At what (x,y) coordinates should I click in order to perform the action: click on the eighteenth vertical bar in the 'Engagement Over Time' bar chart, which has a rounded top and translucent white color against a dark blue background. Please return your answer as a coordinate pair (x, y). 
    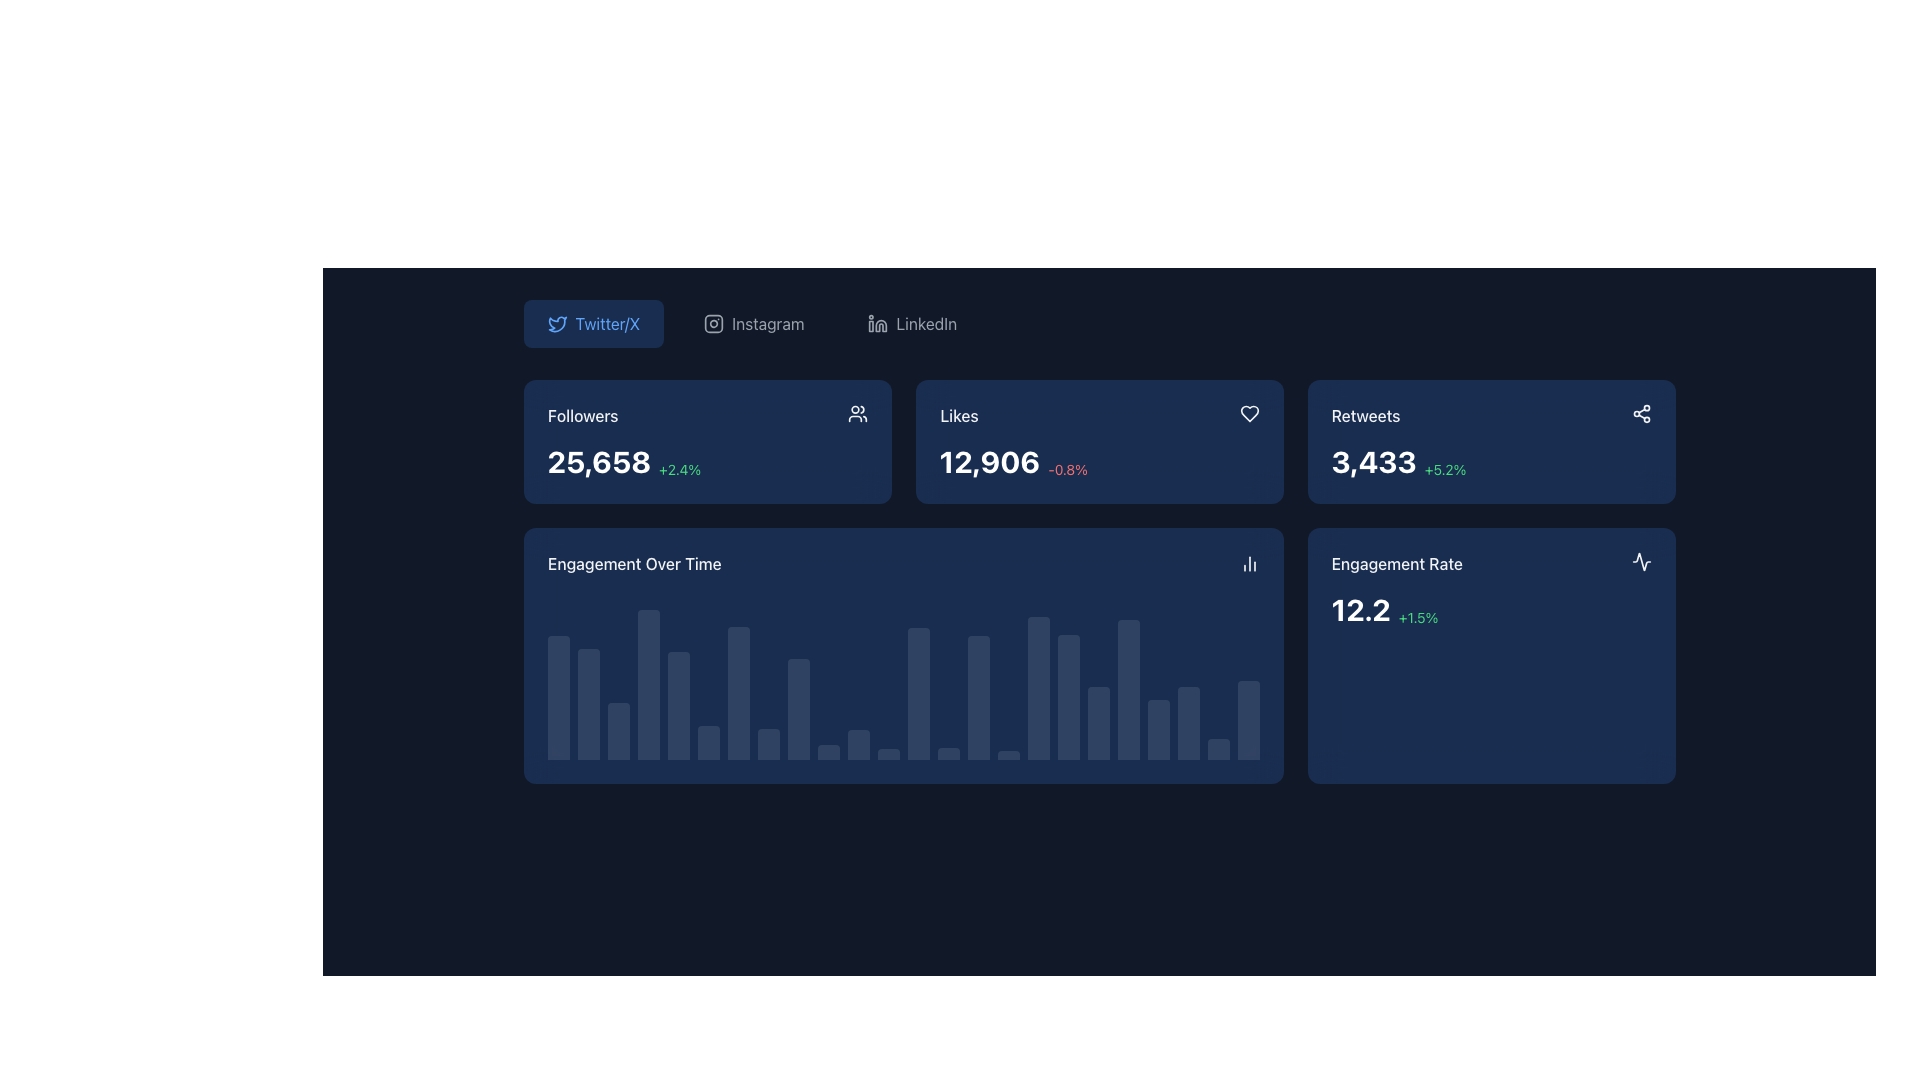
    Looking at the image, I should click on (1067, 696).